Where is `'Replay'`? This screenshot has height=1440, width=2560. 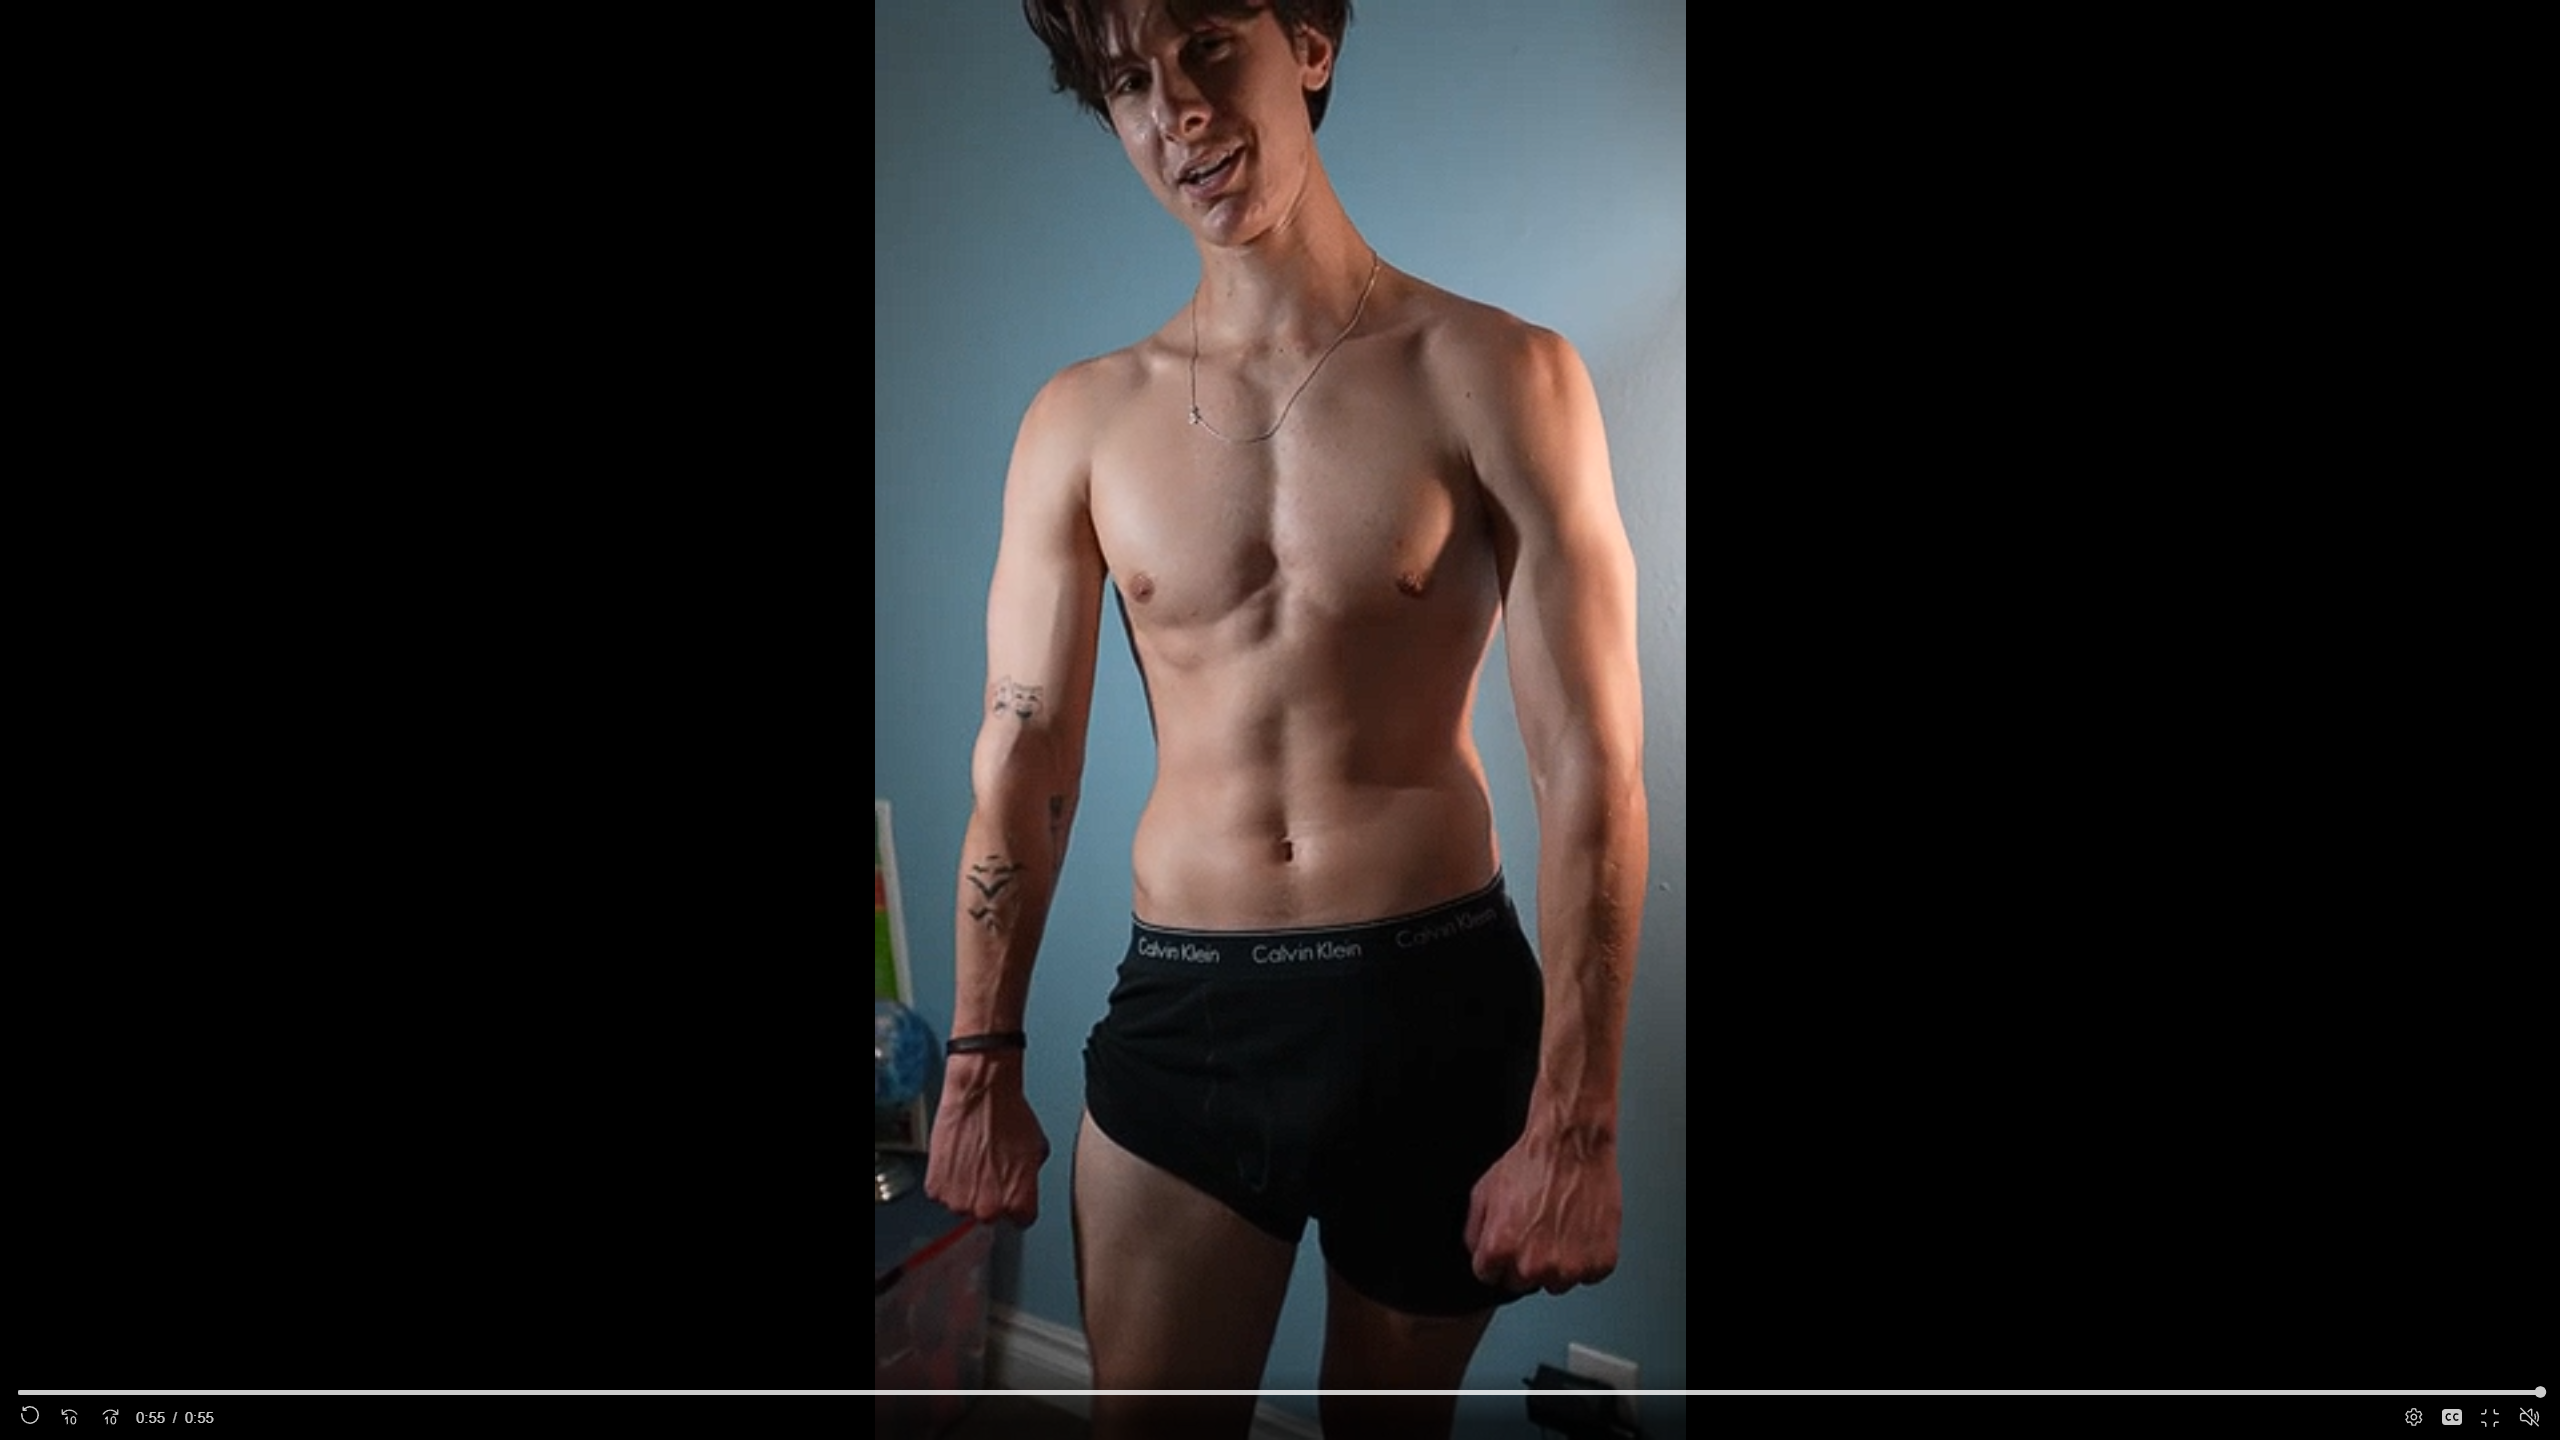
'Replay' is located at coordinates (29, 1417).